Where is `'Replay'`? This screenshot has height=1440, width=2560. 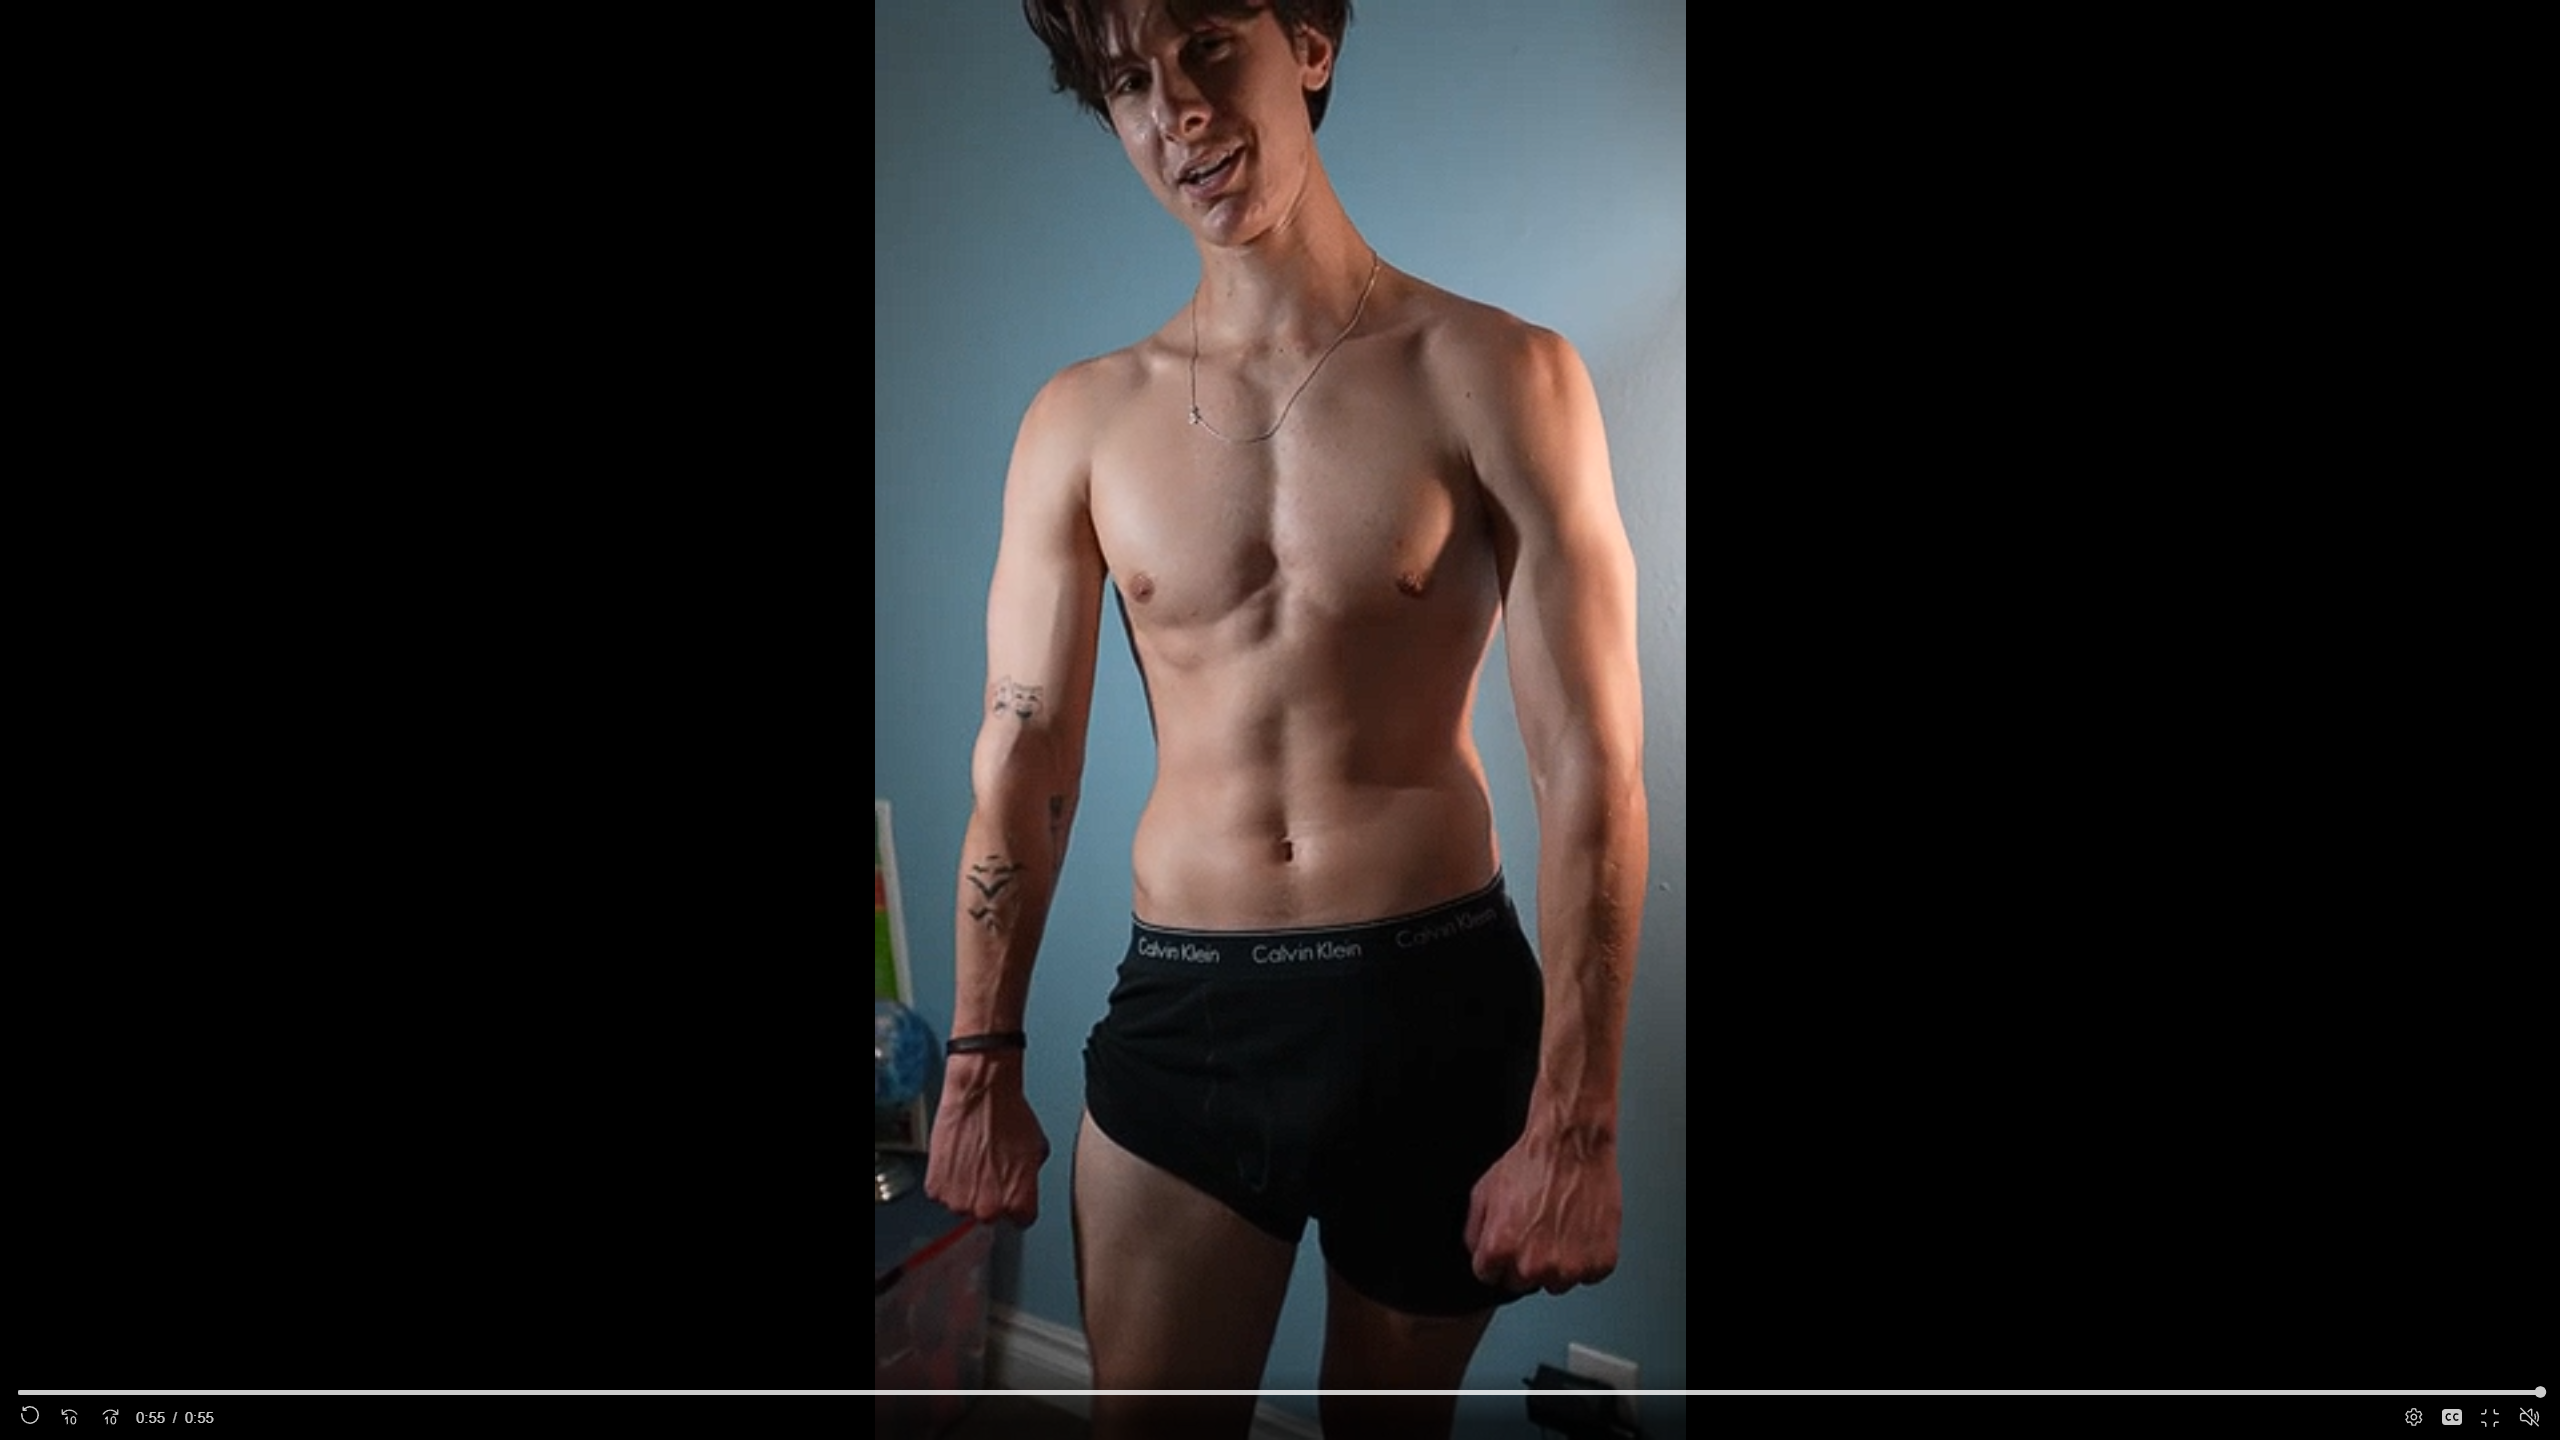
'Replay' is located at coordinates (29, 1417).